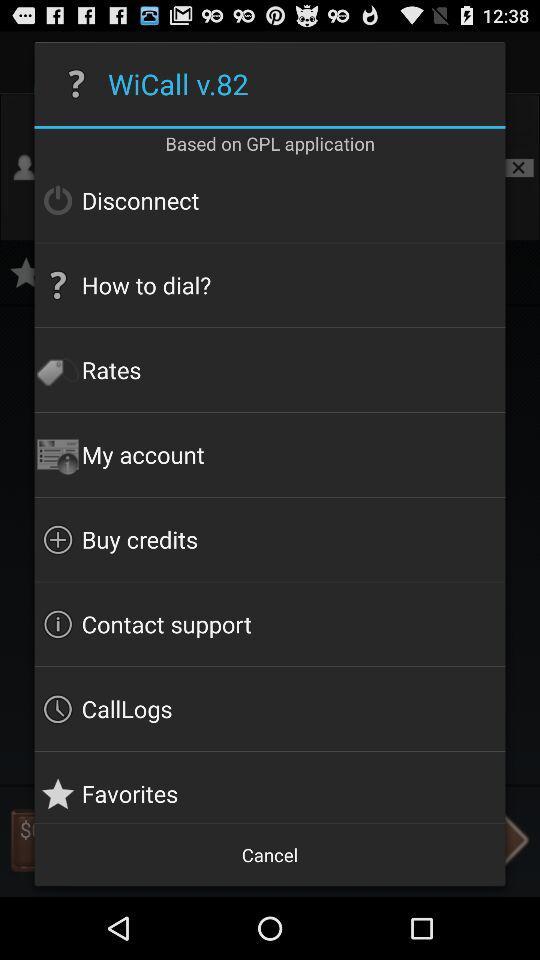 This screenshot has height=960, width=540. Describe the element at coordinates (270, 200) in the screenshot. I see `app above how to dial? app` at that location.